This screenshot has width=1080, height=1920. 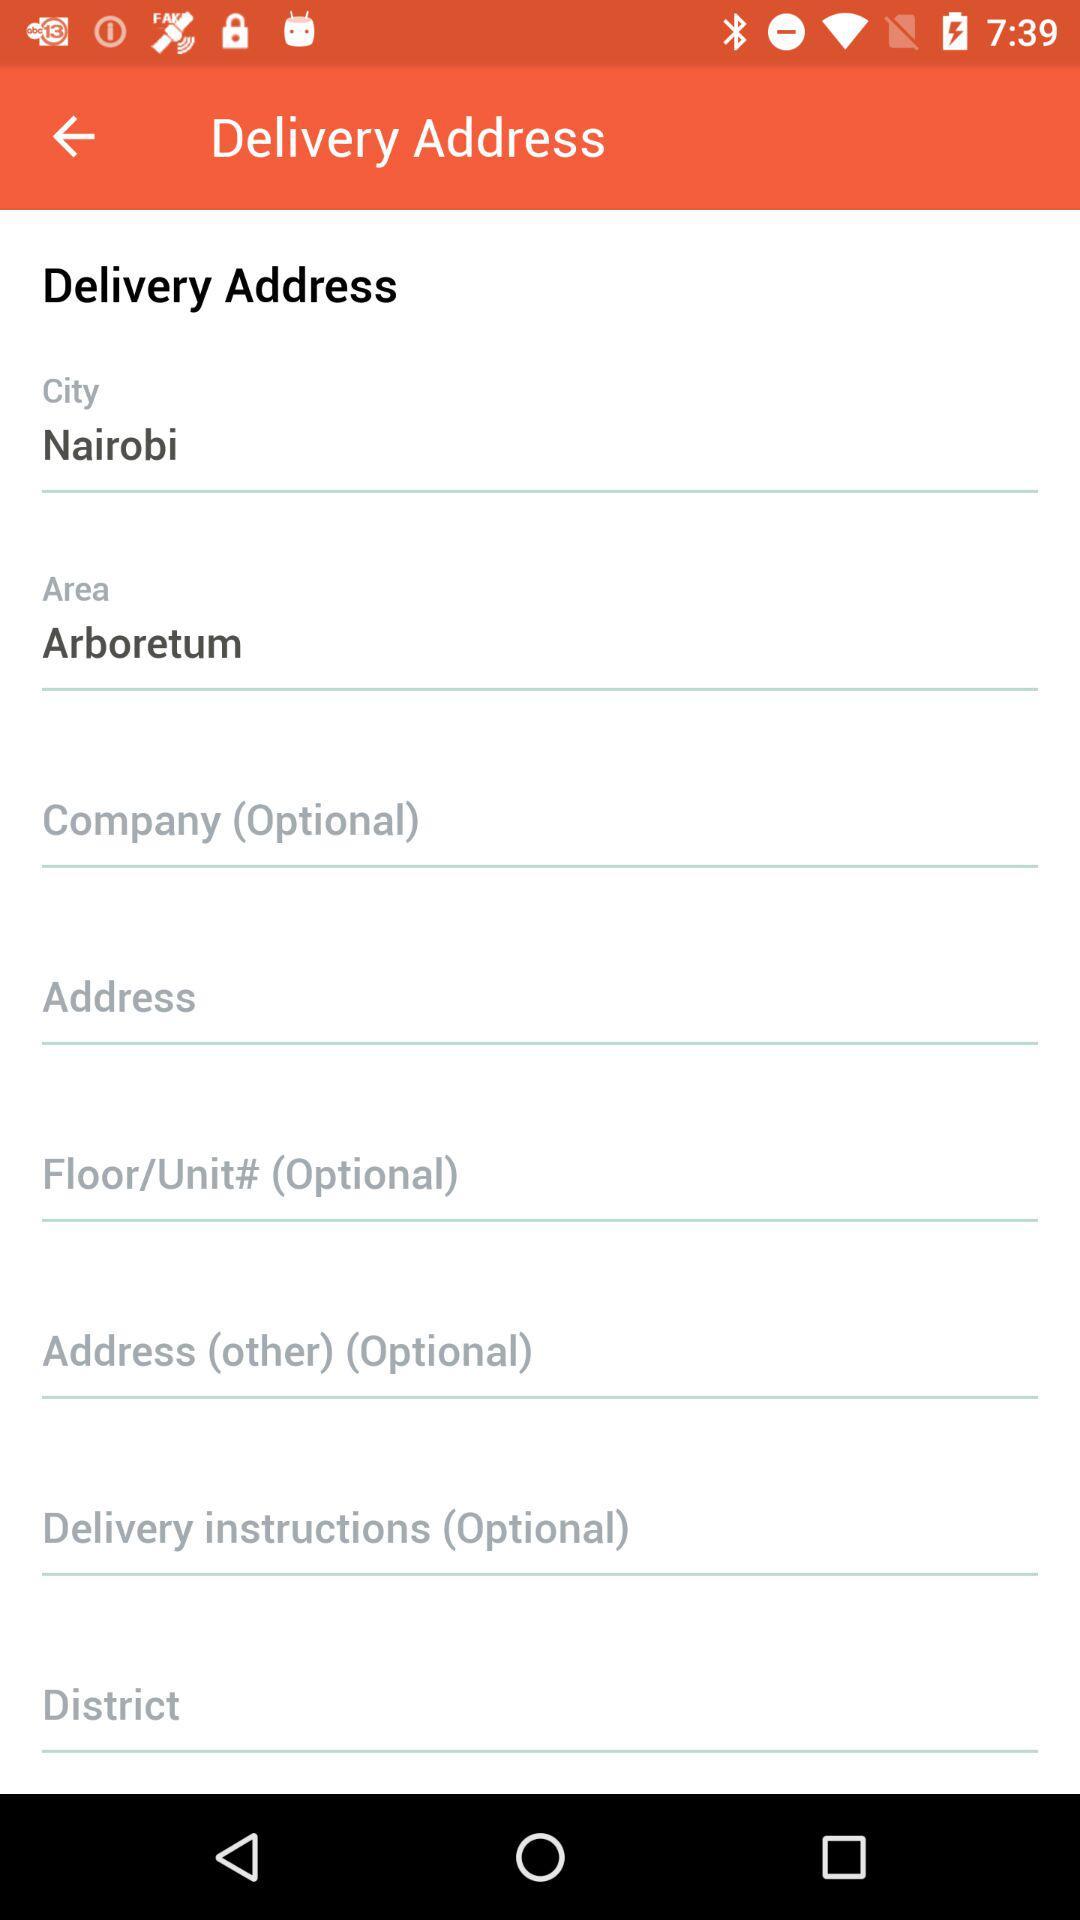 What do you see at coordinates (72, 135) in the screenshot?
I see `the icon next to delivery address` at bounding box center [72, 135].